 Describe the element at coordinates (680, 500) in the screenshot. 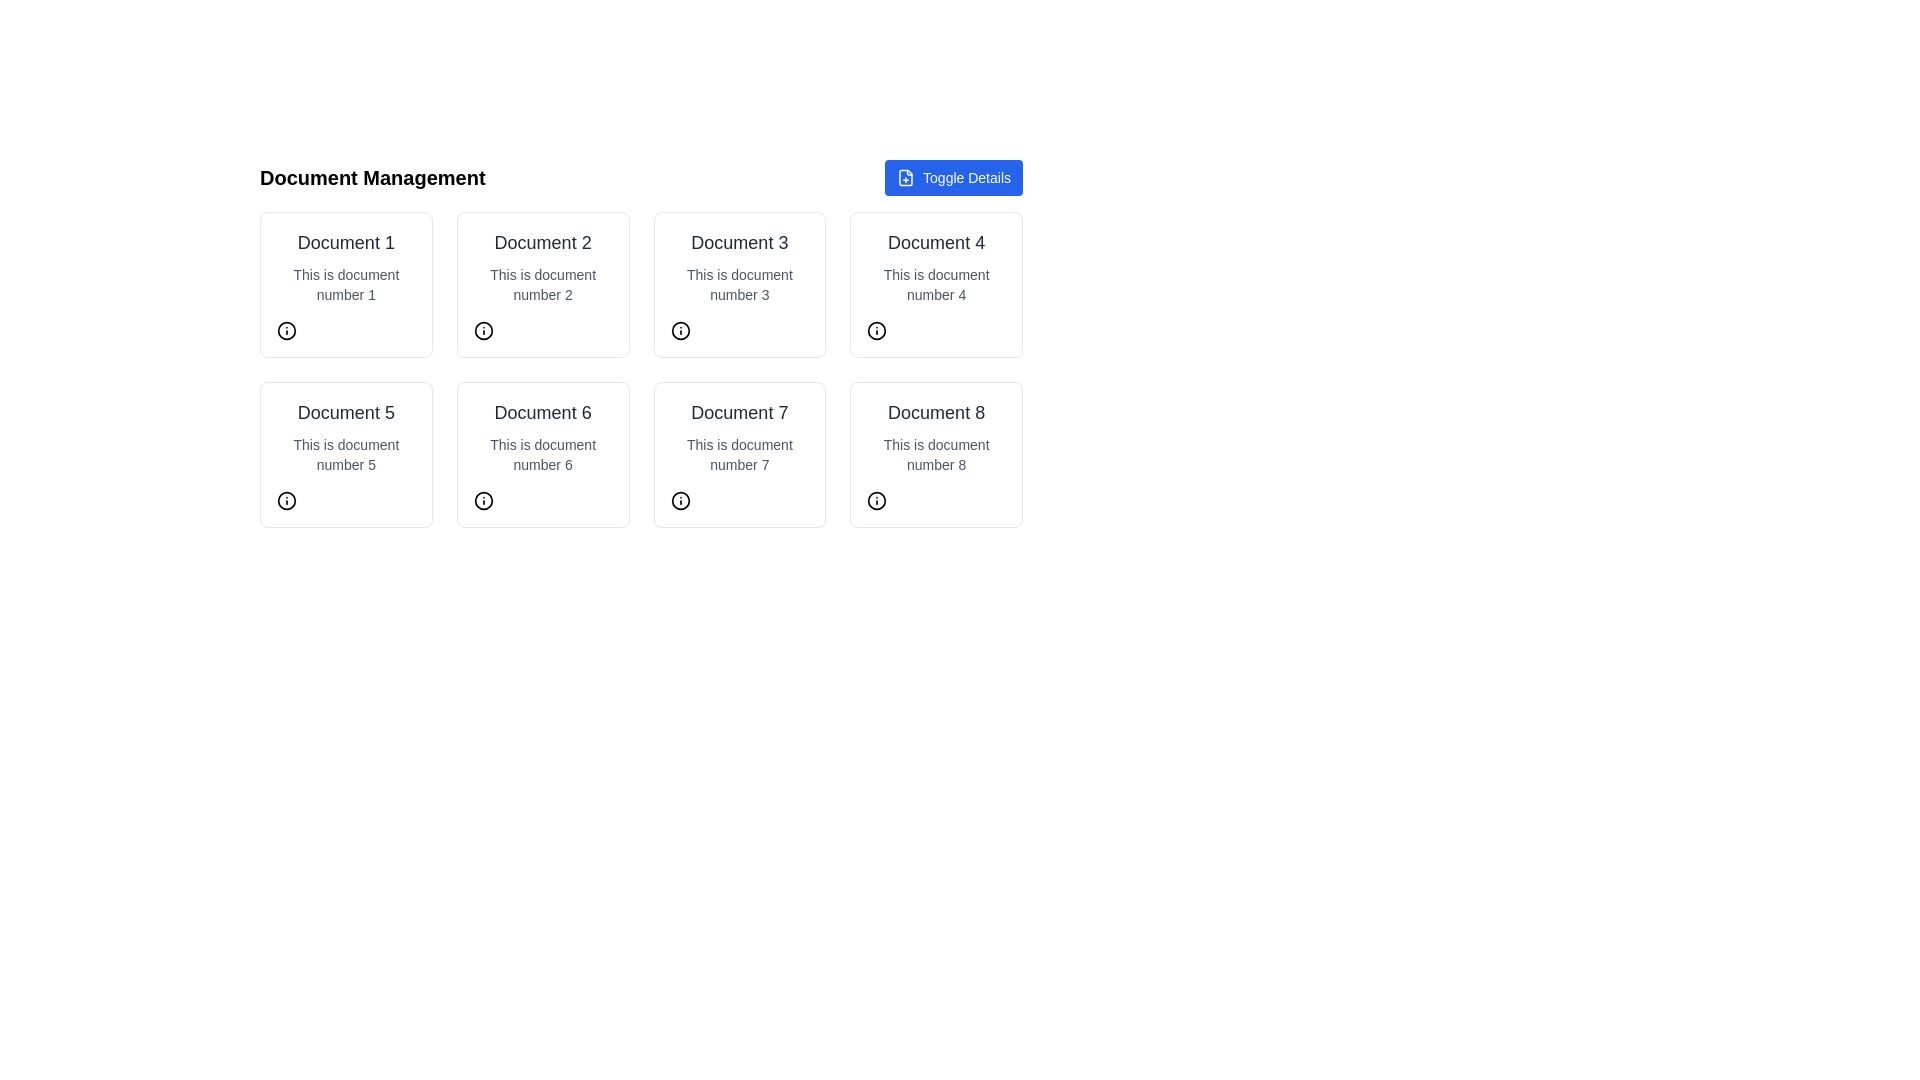

I see `the Info icon located at the bottom-right corner of the 'Document 7' card` at that location.